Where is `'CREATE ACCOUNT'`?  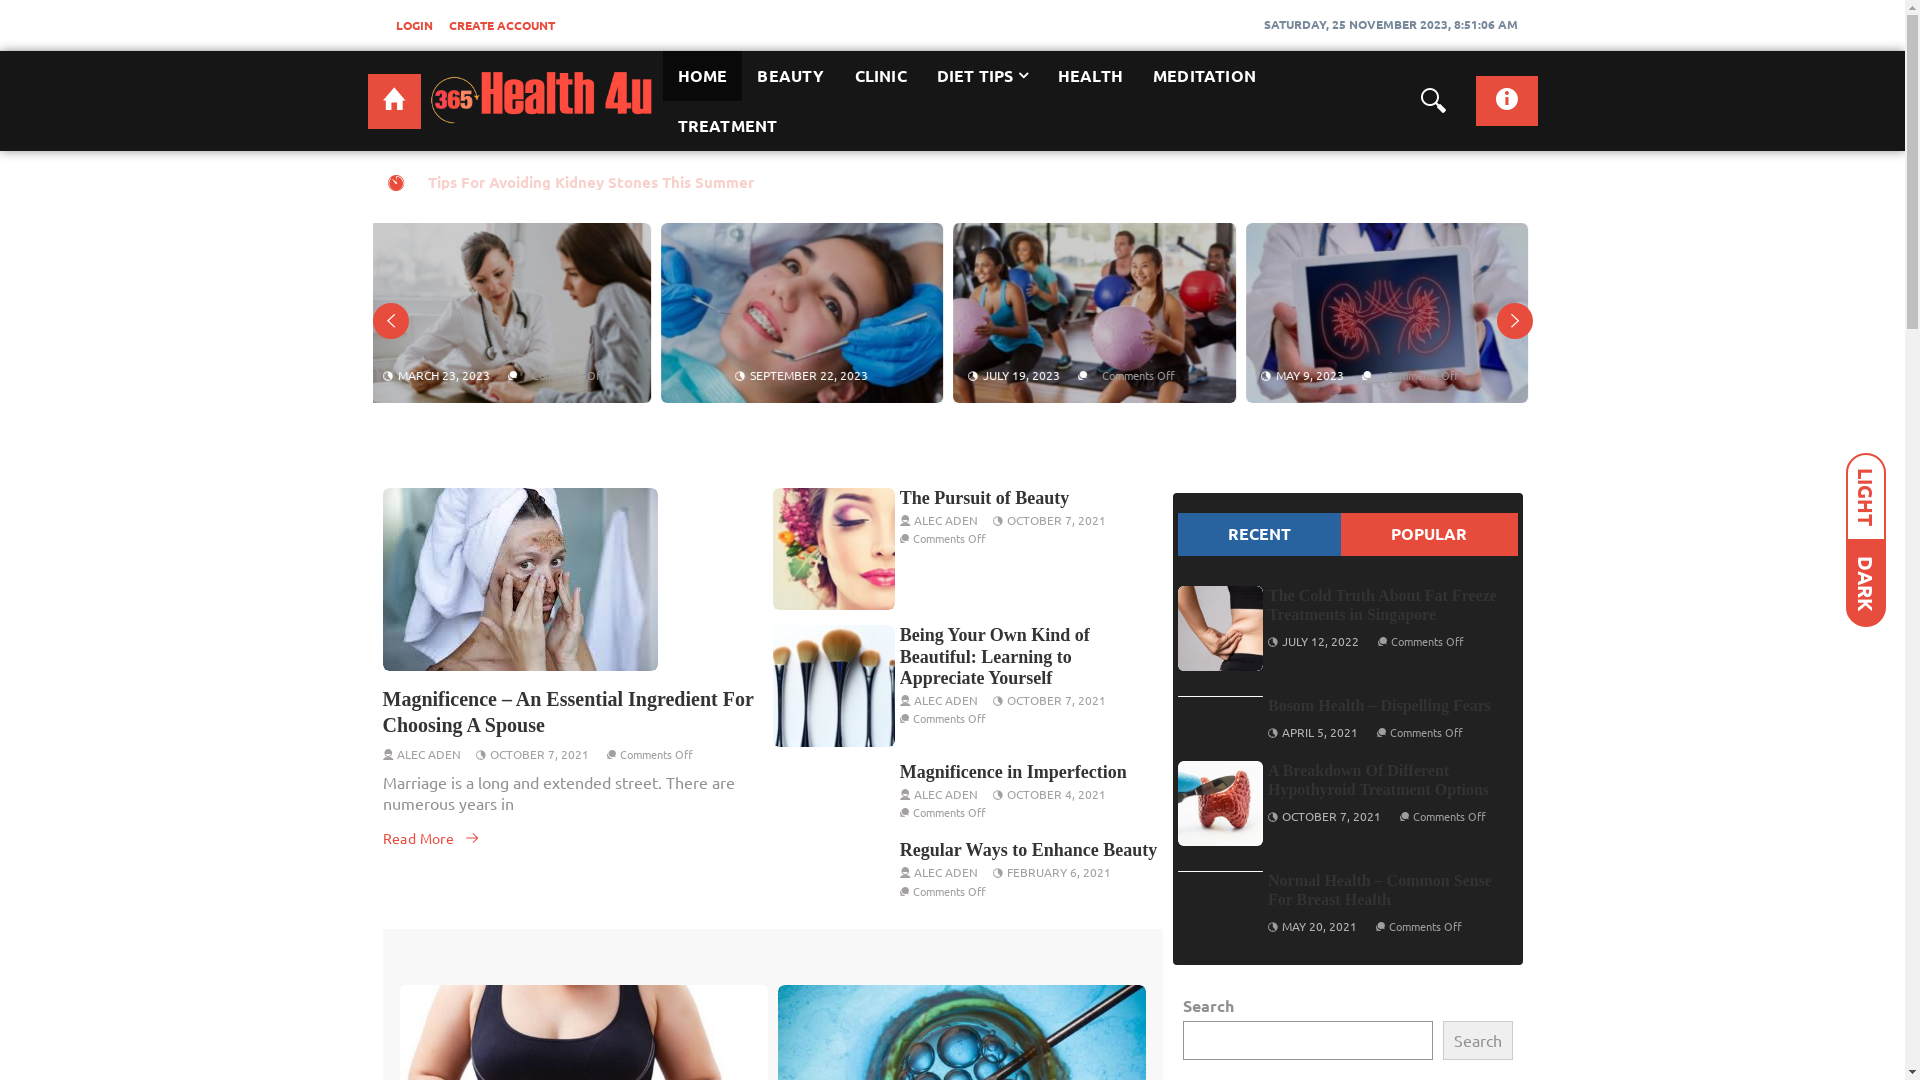 'CREATE ACCOUNT' is located at coordinates (500, 24).